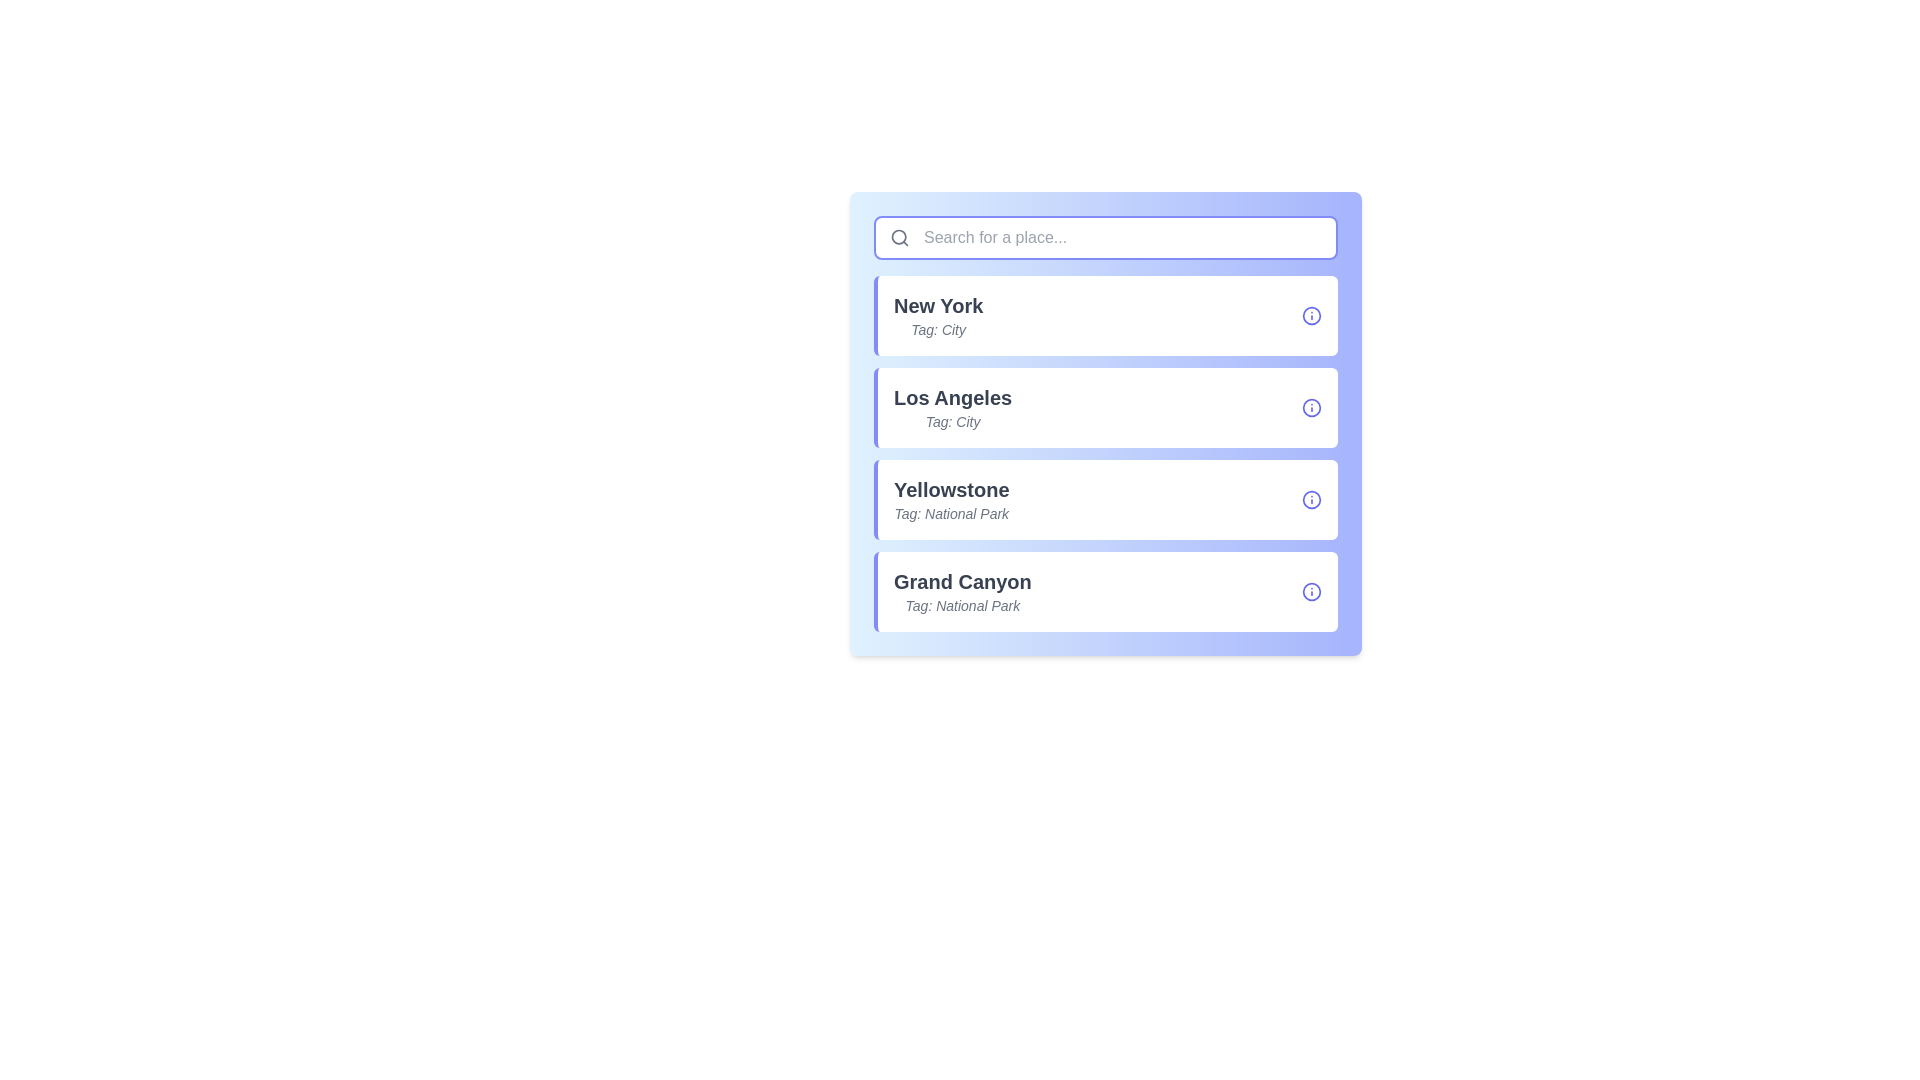 The image size is (1920, 1080). I want to click on the information icon located on the far right of the row dedicated to 'Grand Canyon', so click(1311, 590).